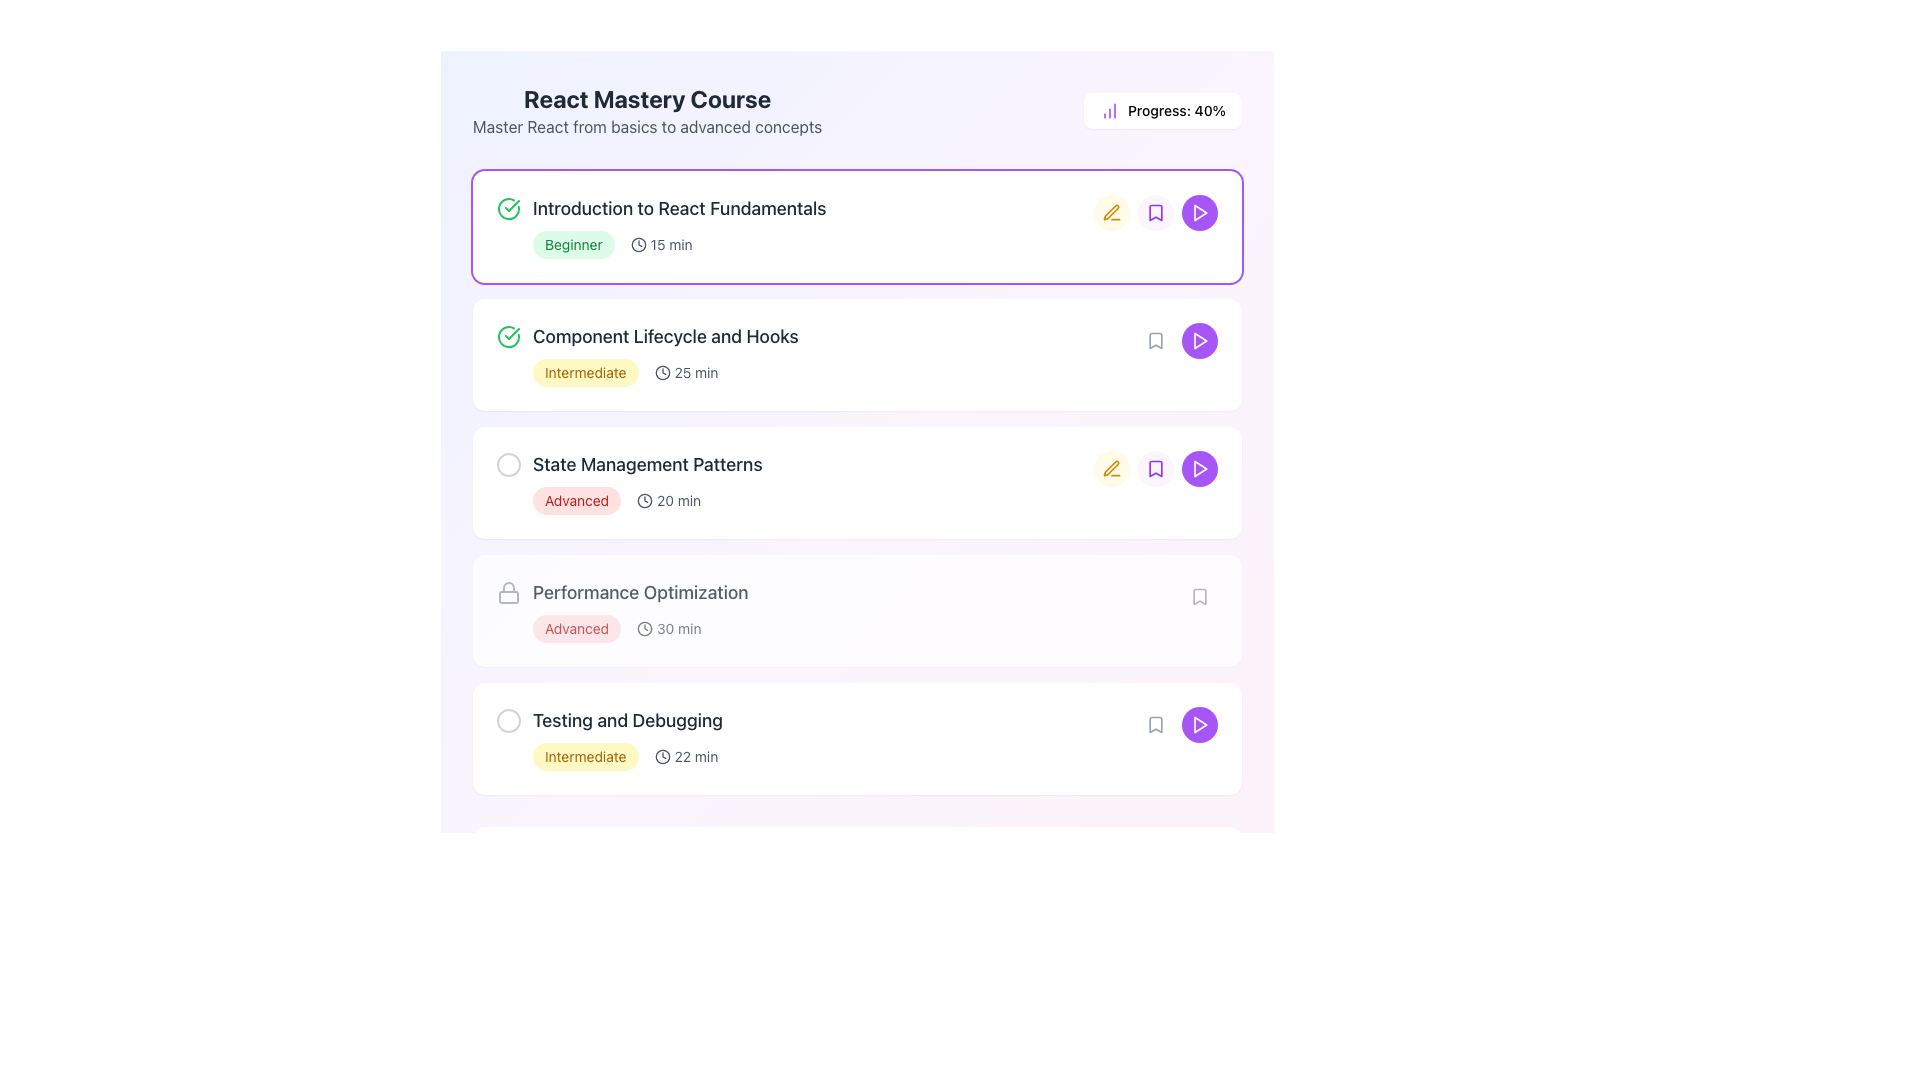  Describe the element at coordinates (1200, 725) in the screenshot. I see `the play icon, which is a white triangle inside a vibrant purple circular button, located on the far-right side of the last row in the course modules list associated with the 'Testing and Debugging' module` at that location.